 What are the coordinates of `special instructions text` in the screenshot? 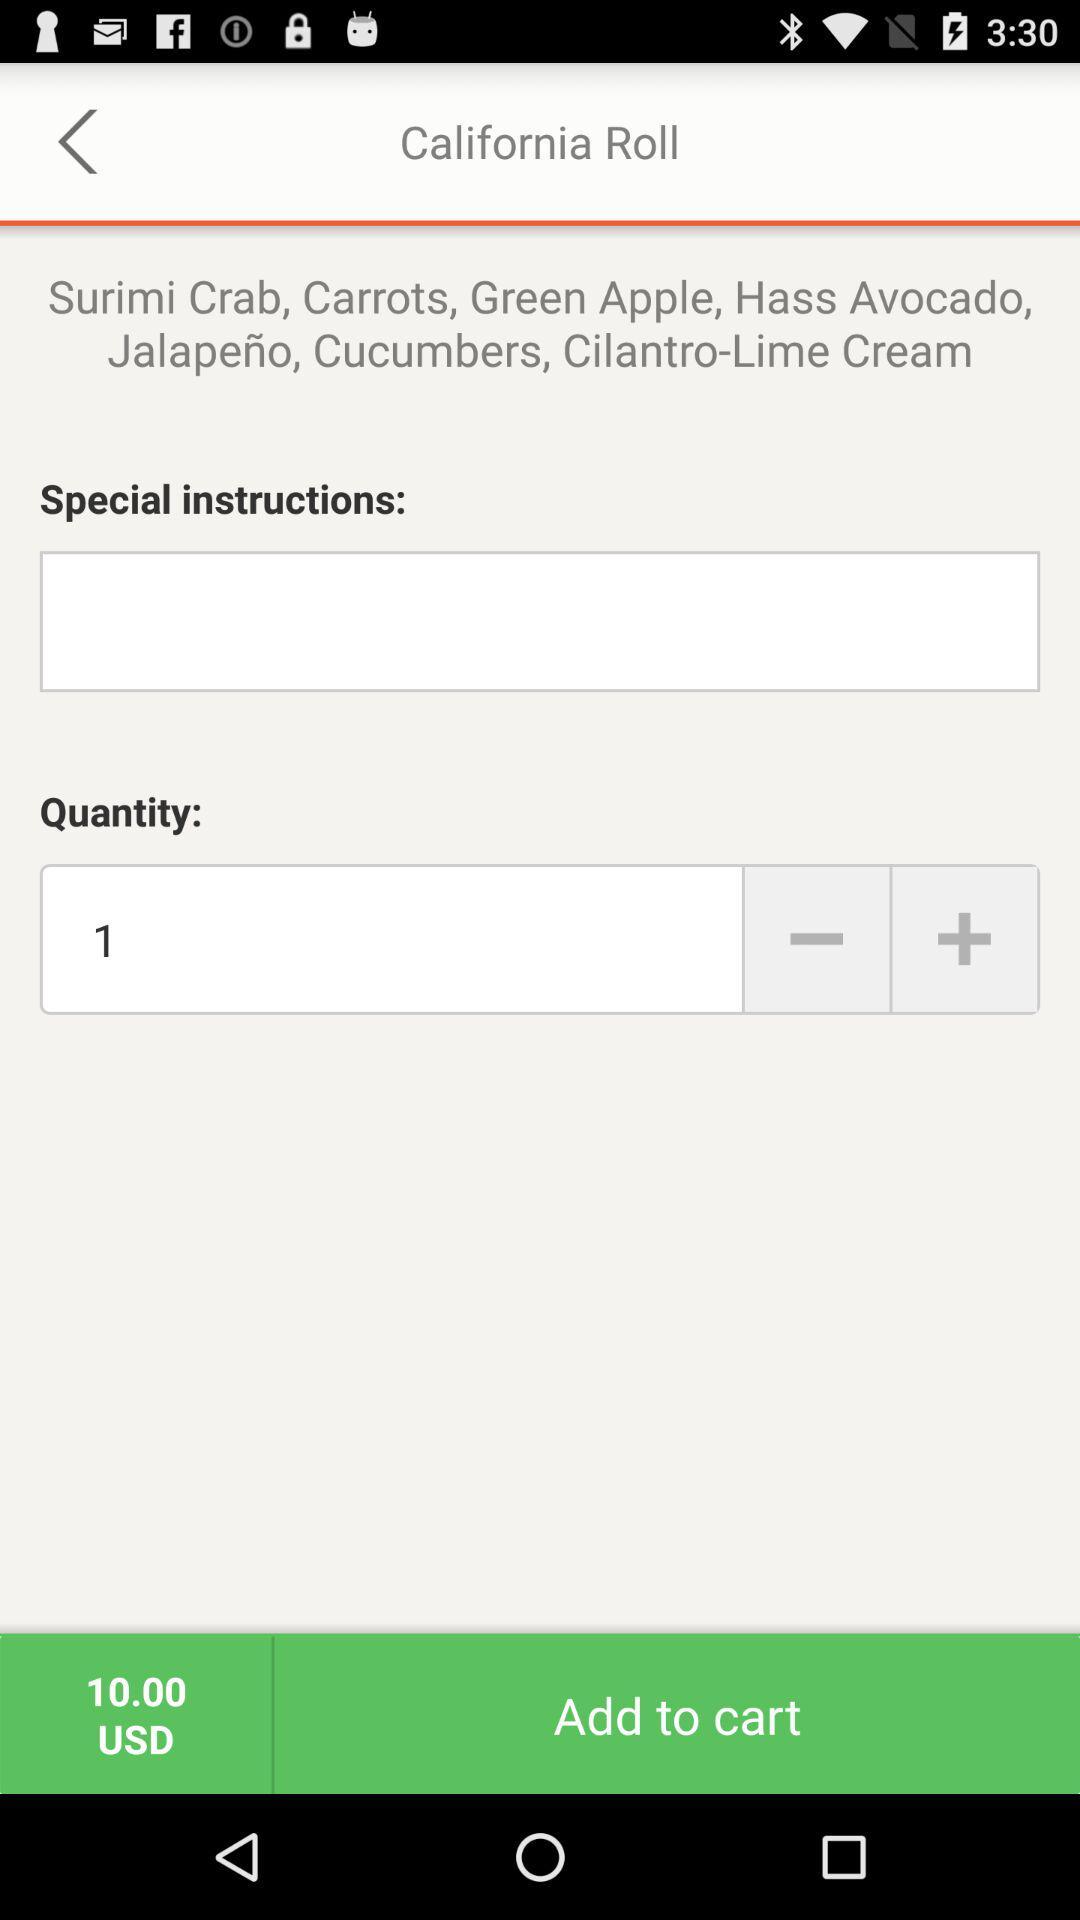 It's located at (540, 620).